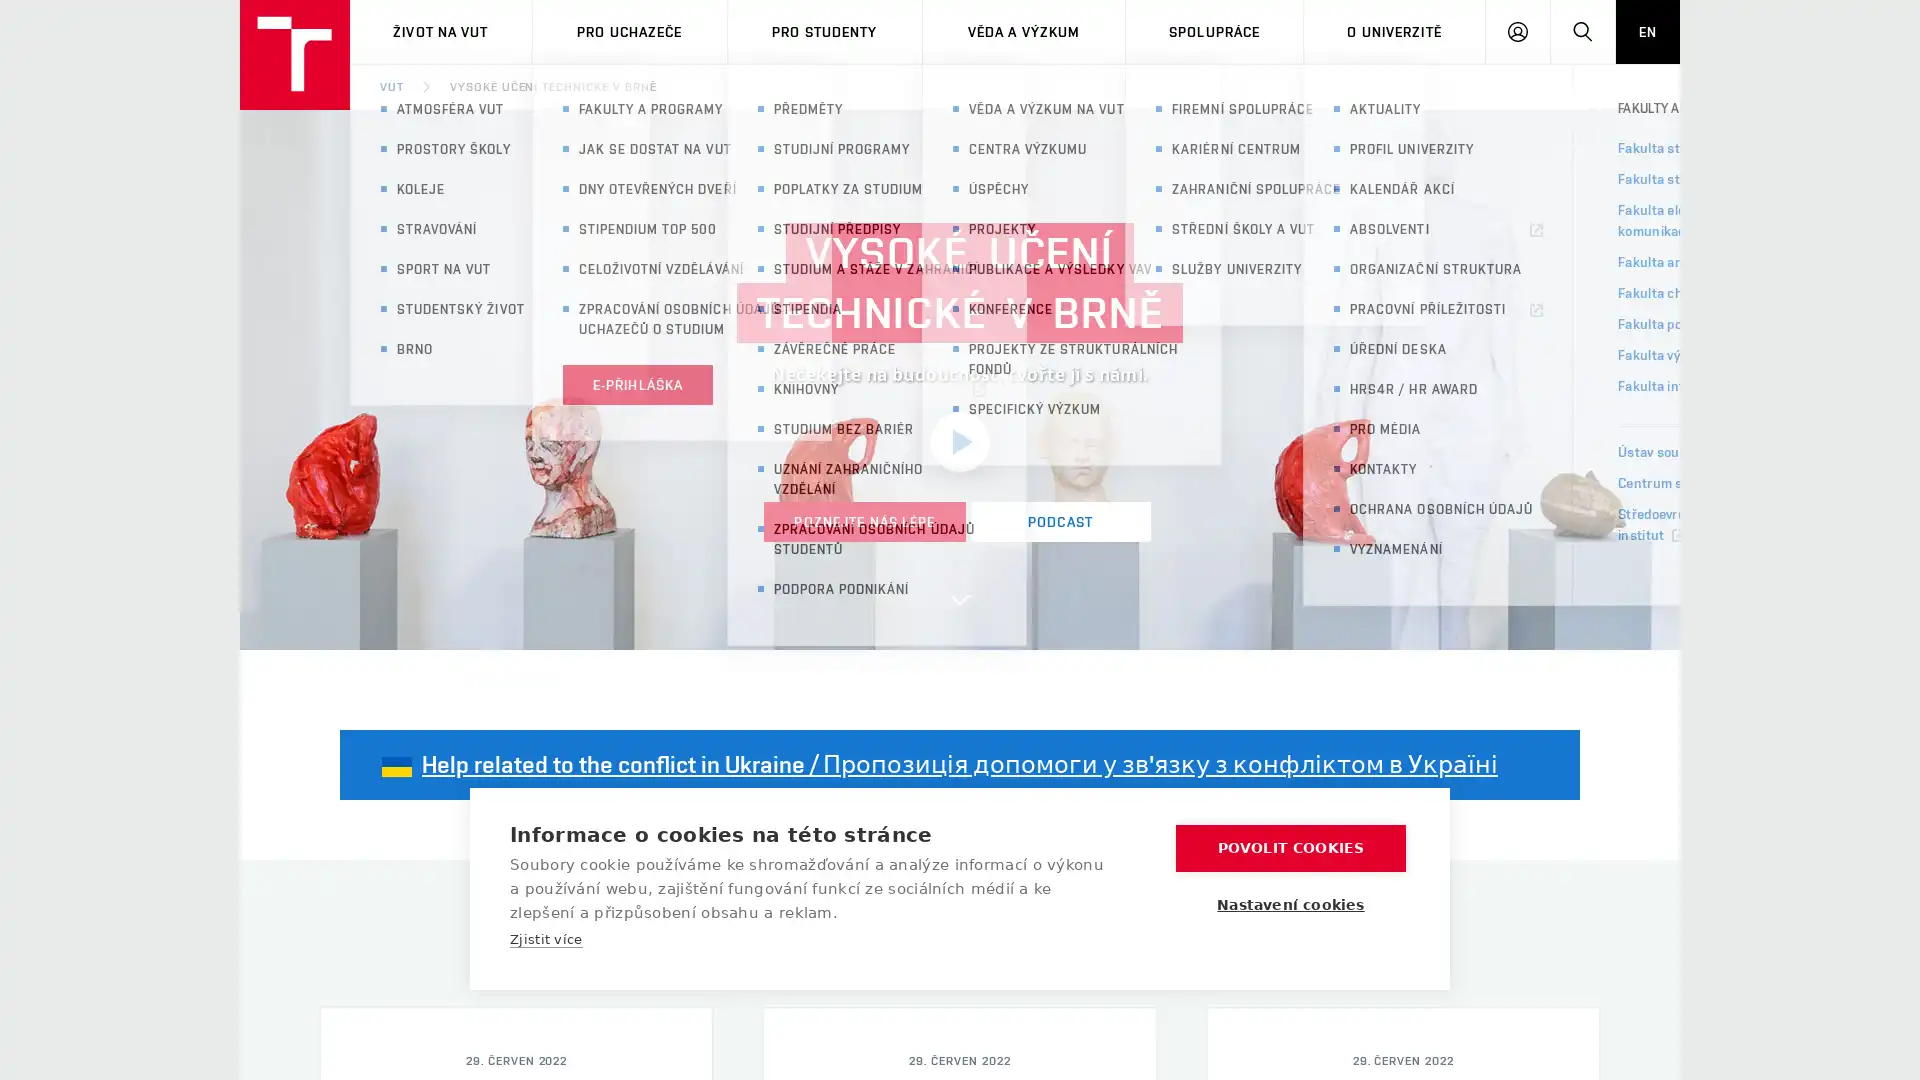 Image resolution: width=1920 pixels, height=1080 pixels. What do you see at coordinates (1291, 905) in the screenshot?
I see `Nastaveni cookies` at bounding box center [1291, 905].